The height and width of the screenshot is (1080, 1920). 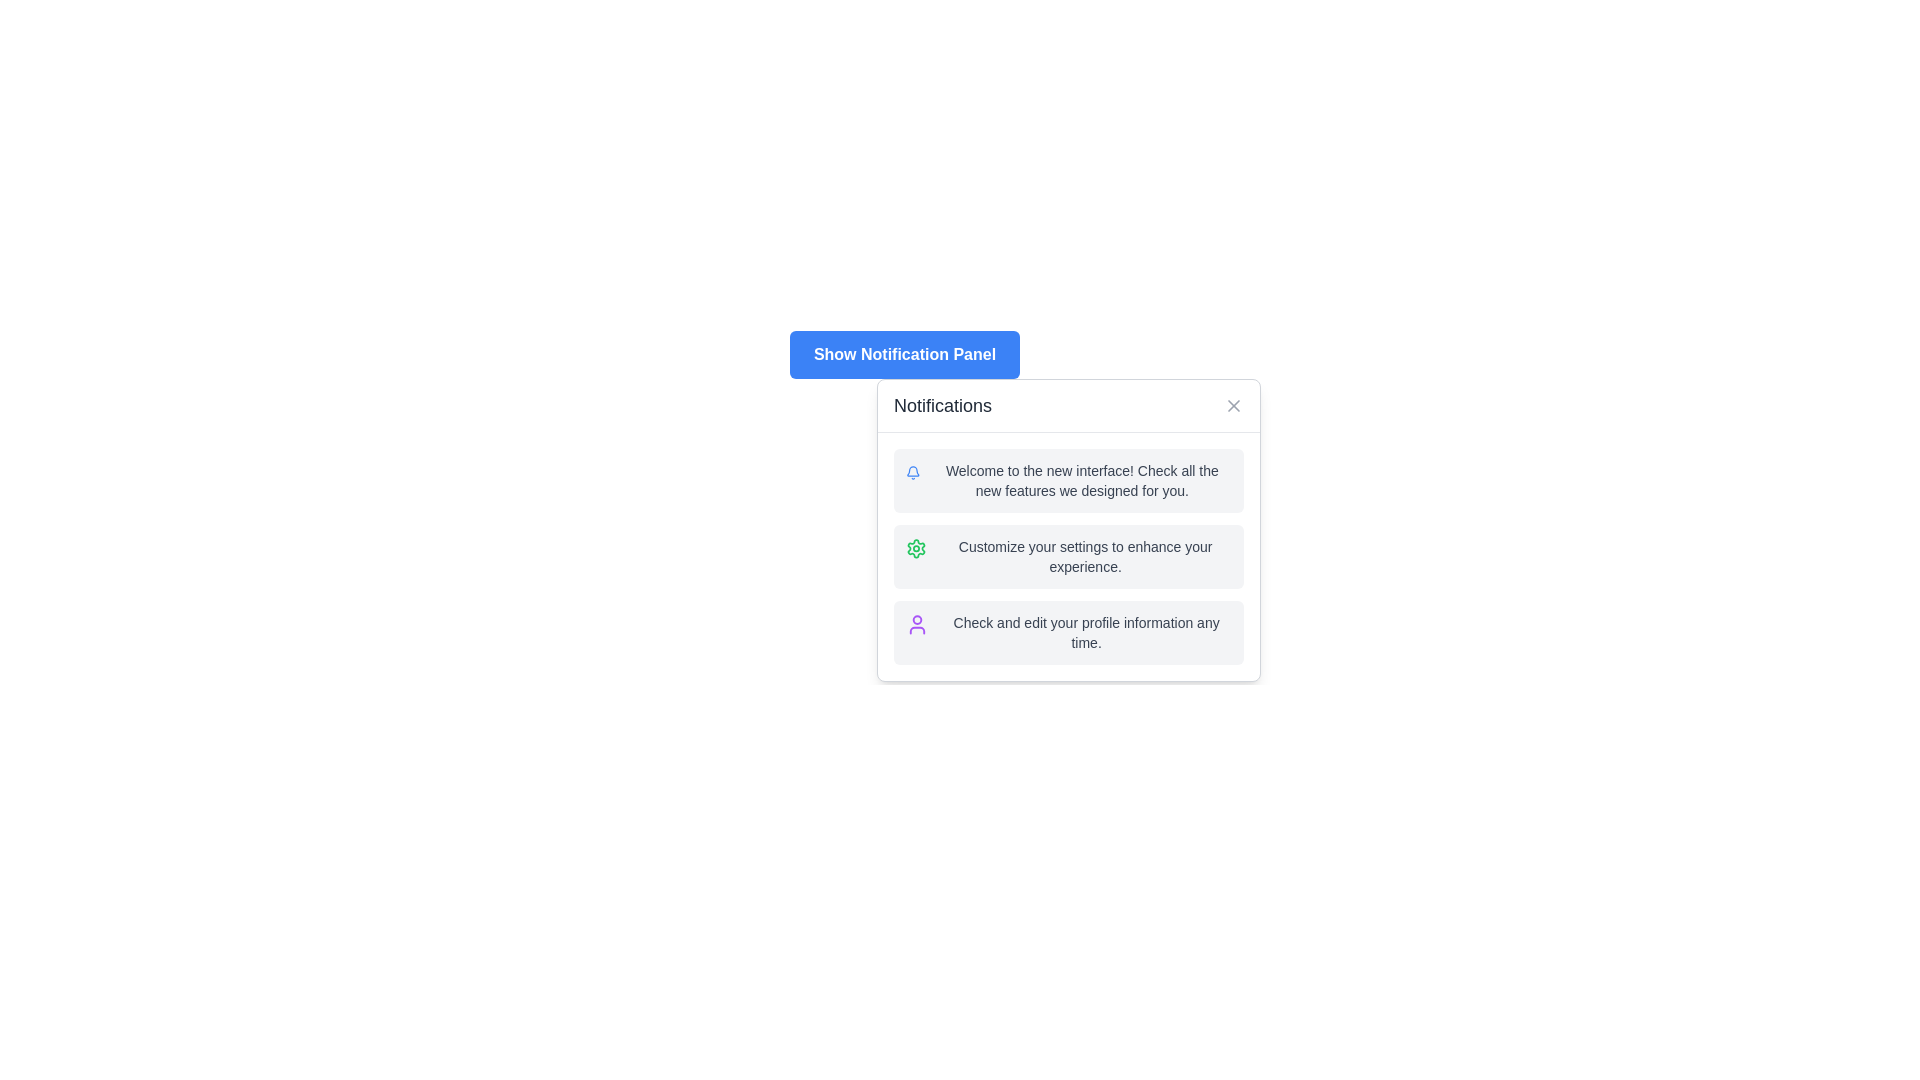 What do you see at coordinates (1085, 632) in the screenshot?
I see `the text that informs the user they can check and modify their profile information at any time, located in the third section of the notifications list, below the green settings cog icon and to the right of the purple user icon` at bounding box center [1085, 632].